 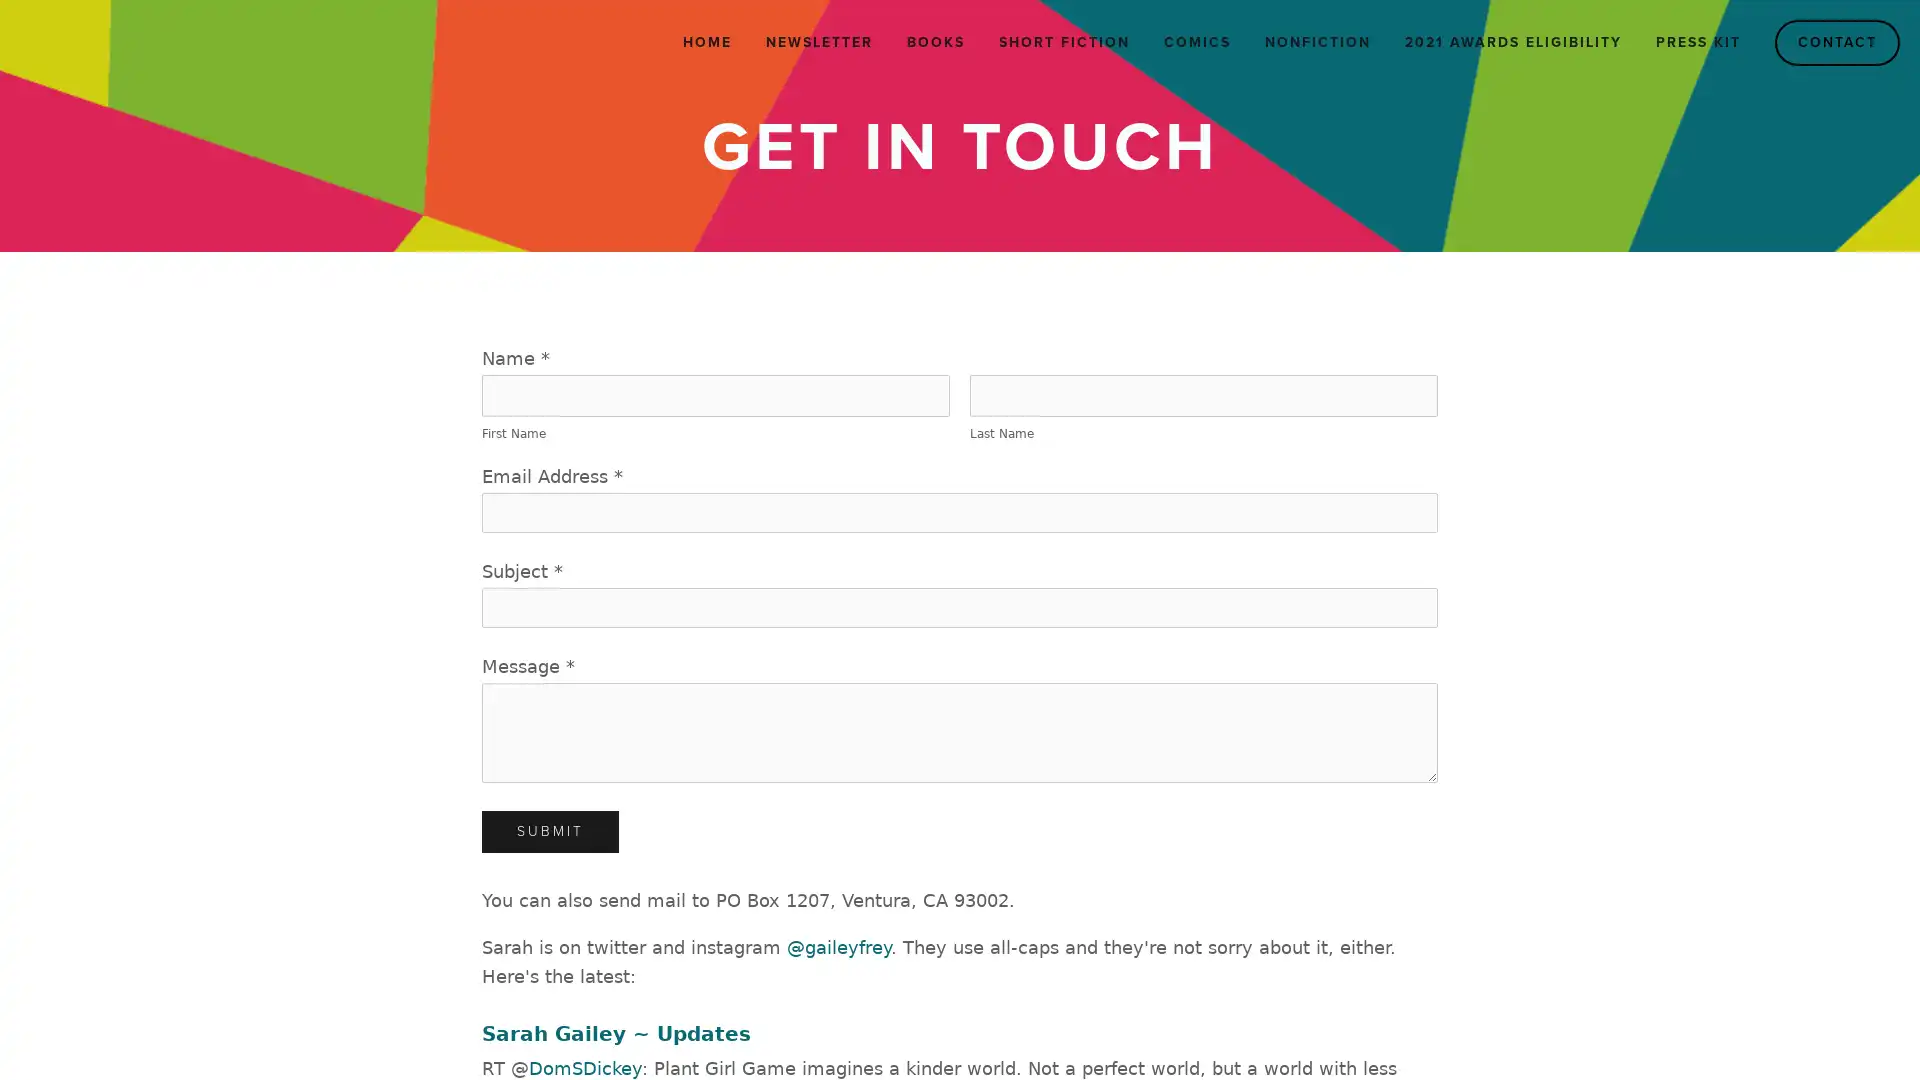 What do you see at coordinates (550, 832) in the screenshot?
I see `Submit` at bounding box center [550, 832].